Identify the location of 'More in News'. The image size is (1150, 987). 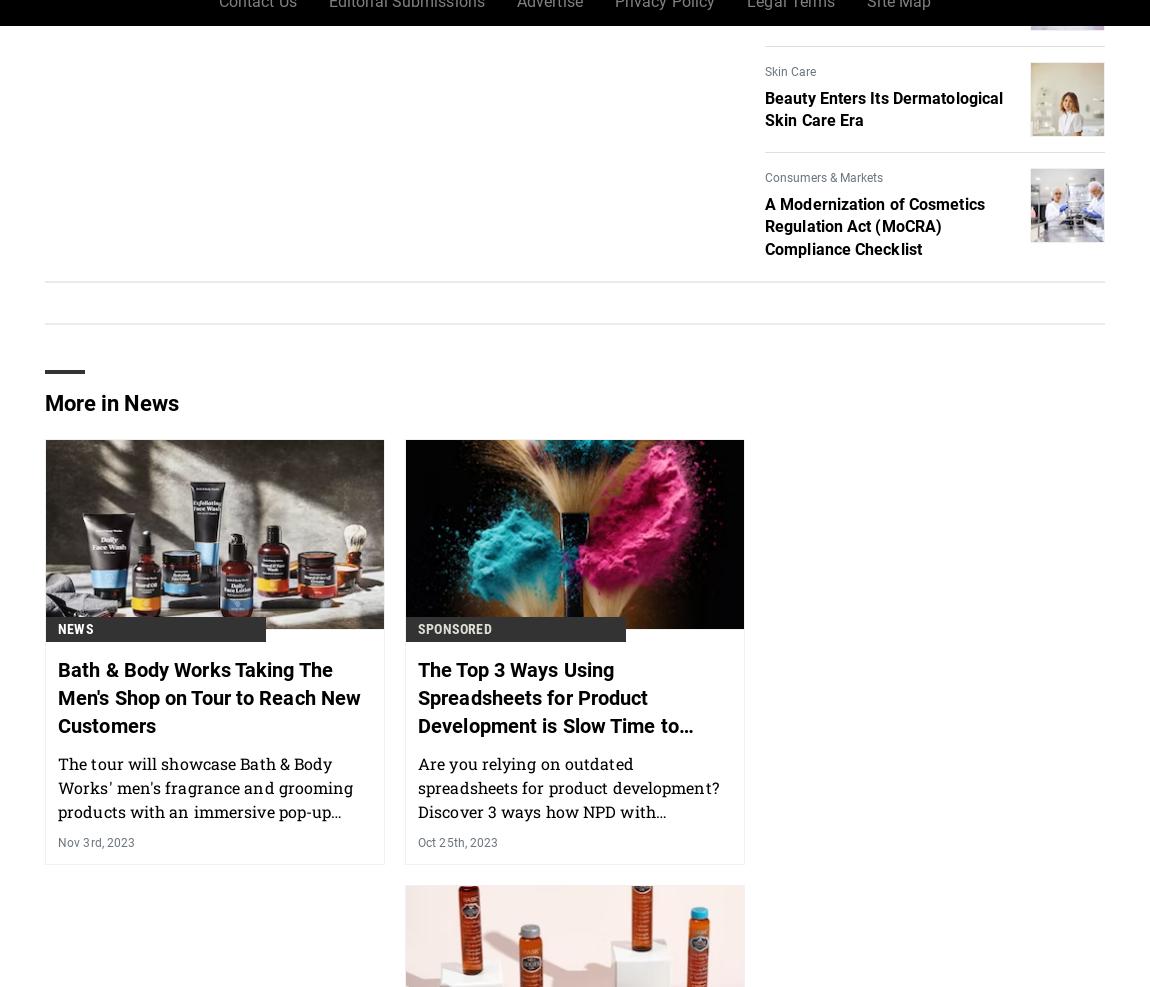
(111, 508).